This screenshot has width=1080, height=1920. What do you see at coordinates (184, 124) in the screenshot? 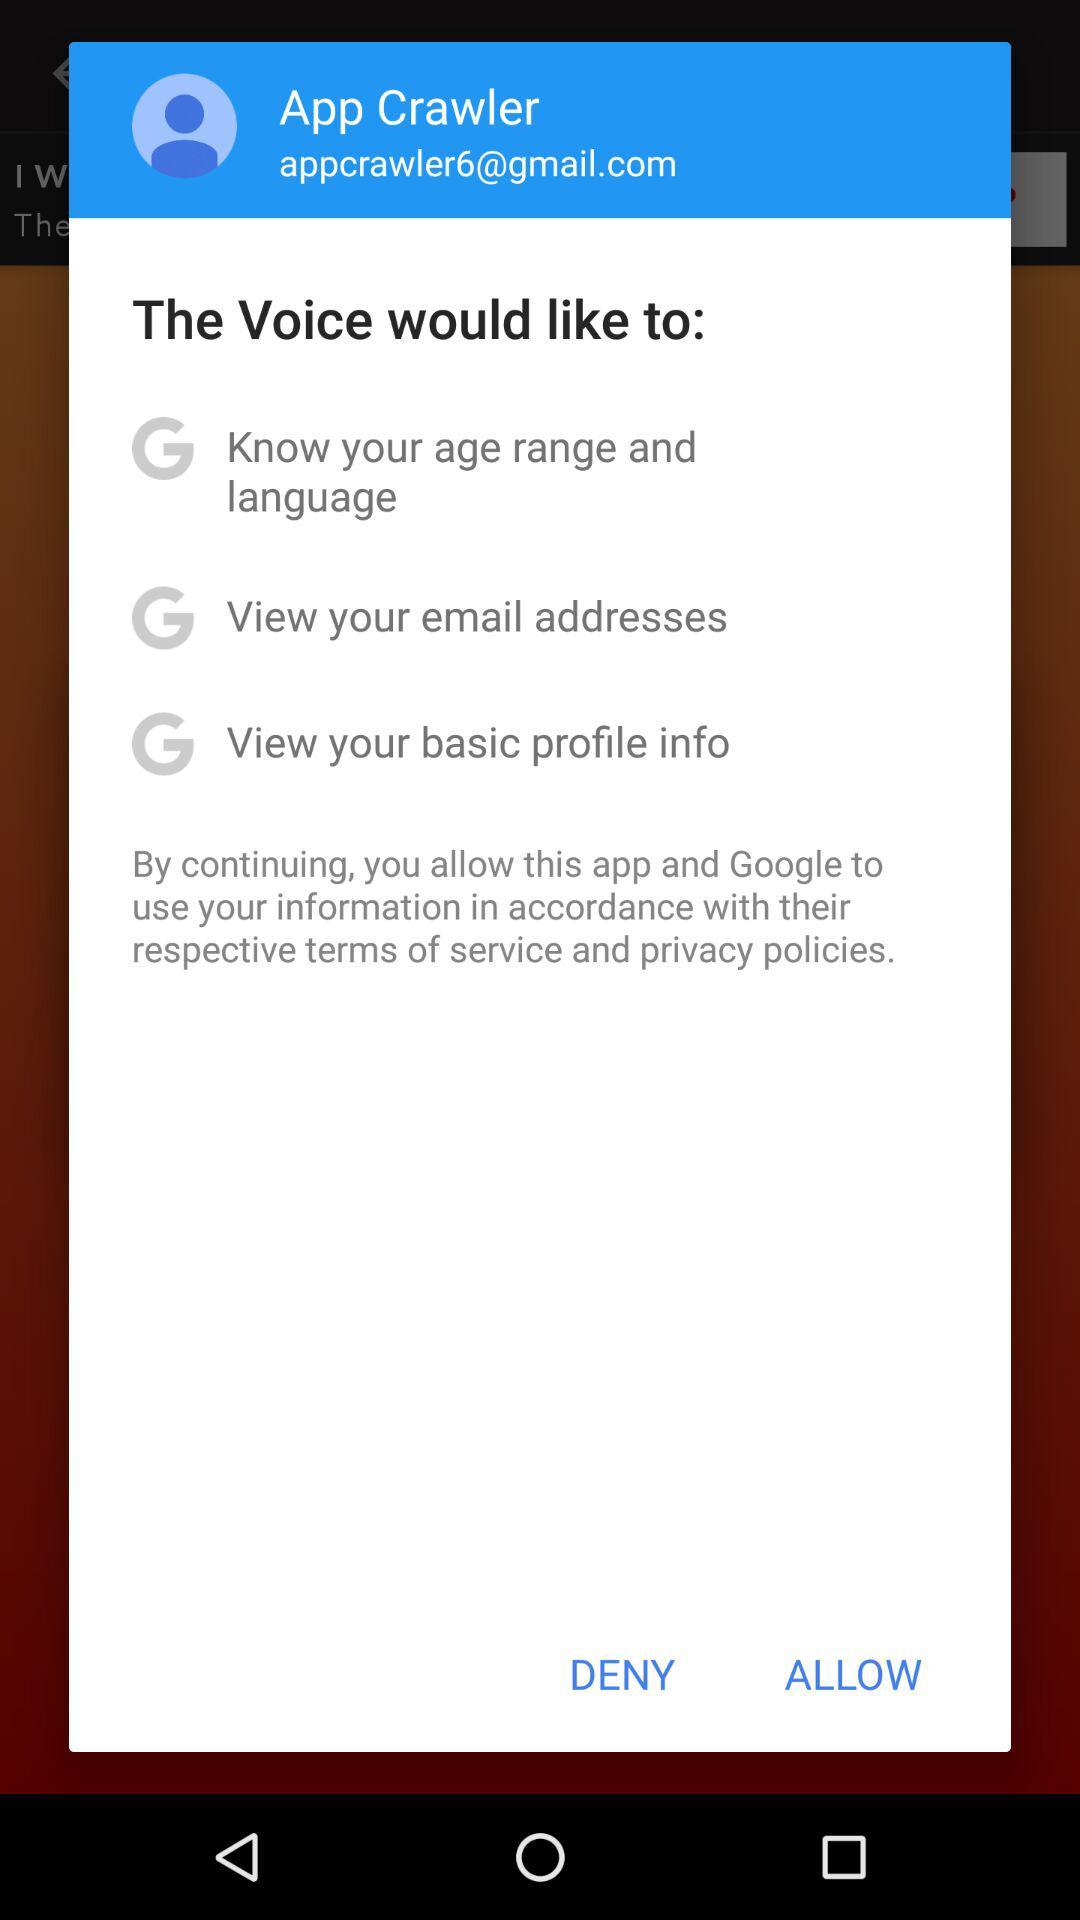
I see `the item above the the voice would` at bounding box center [184, 124].